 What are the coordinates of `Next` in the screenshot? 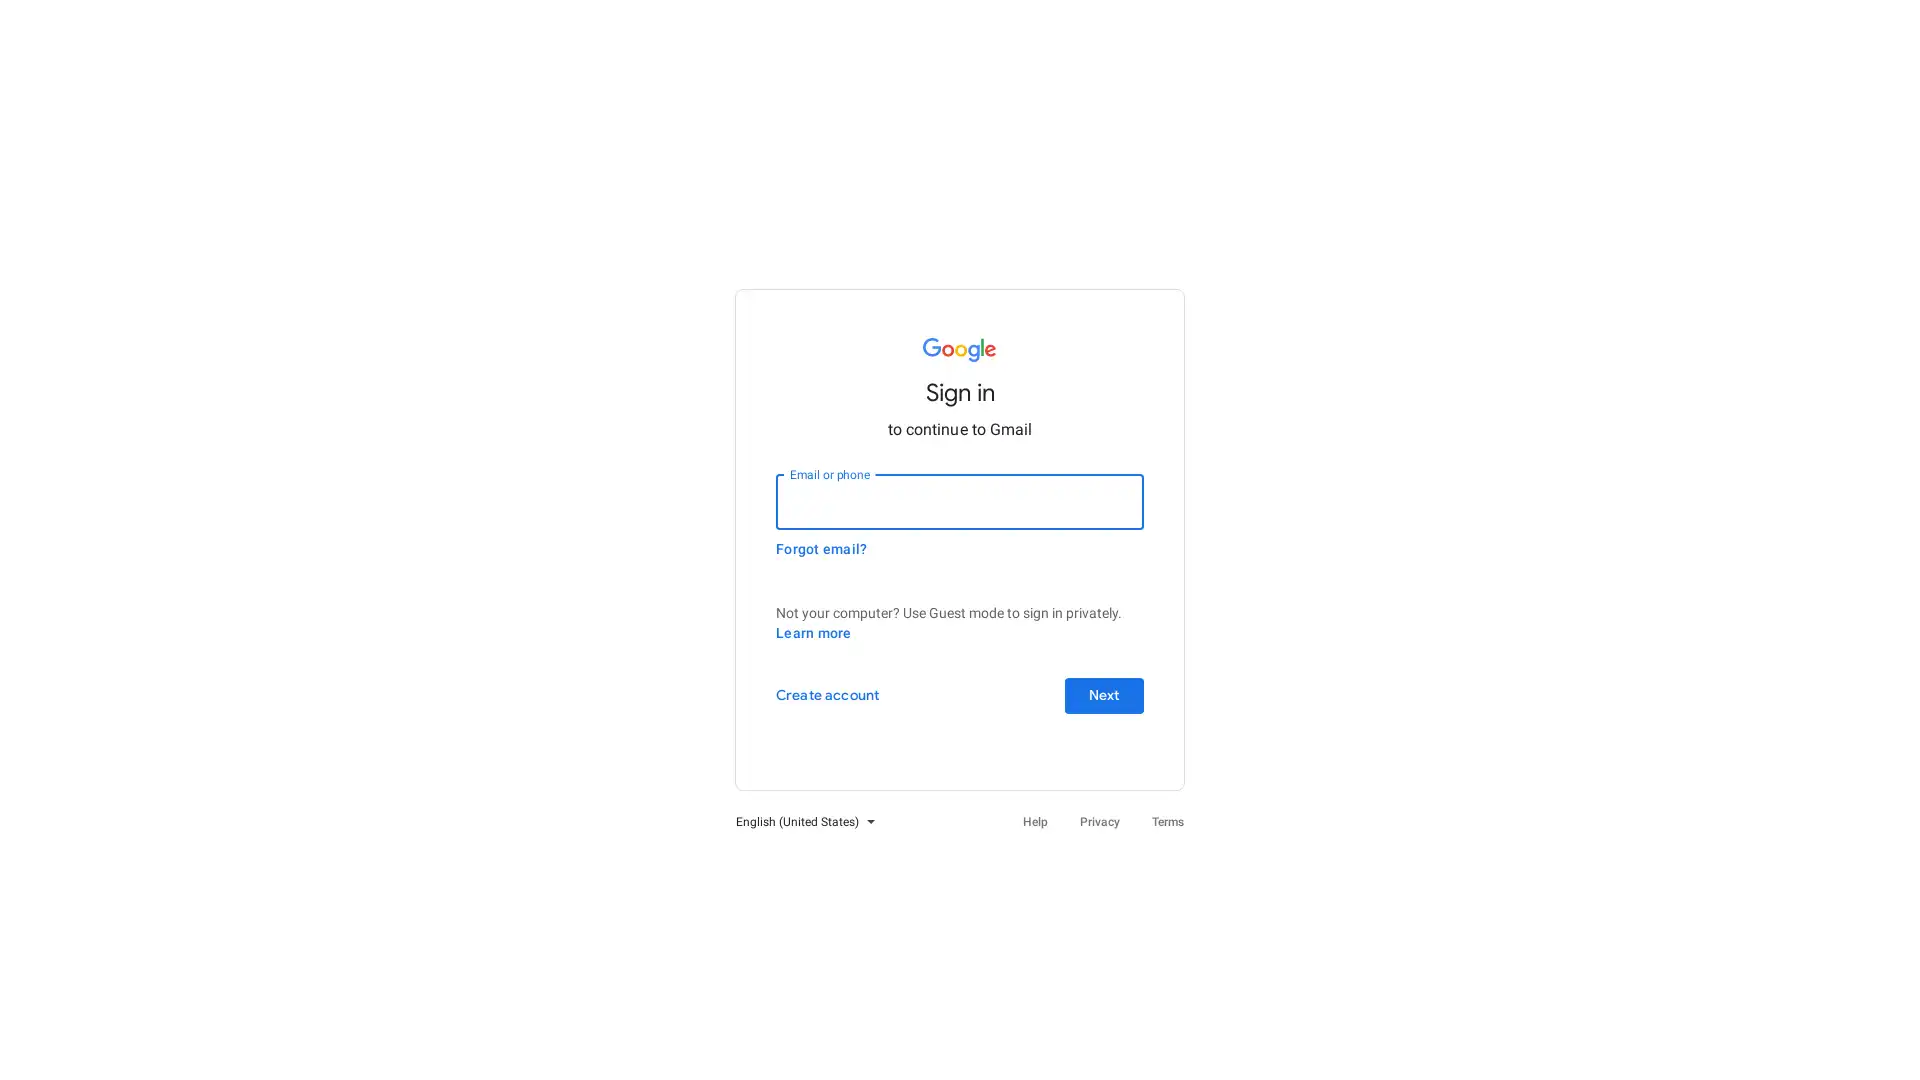 It's located at (1103, 693).